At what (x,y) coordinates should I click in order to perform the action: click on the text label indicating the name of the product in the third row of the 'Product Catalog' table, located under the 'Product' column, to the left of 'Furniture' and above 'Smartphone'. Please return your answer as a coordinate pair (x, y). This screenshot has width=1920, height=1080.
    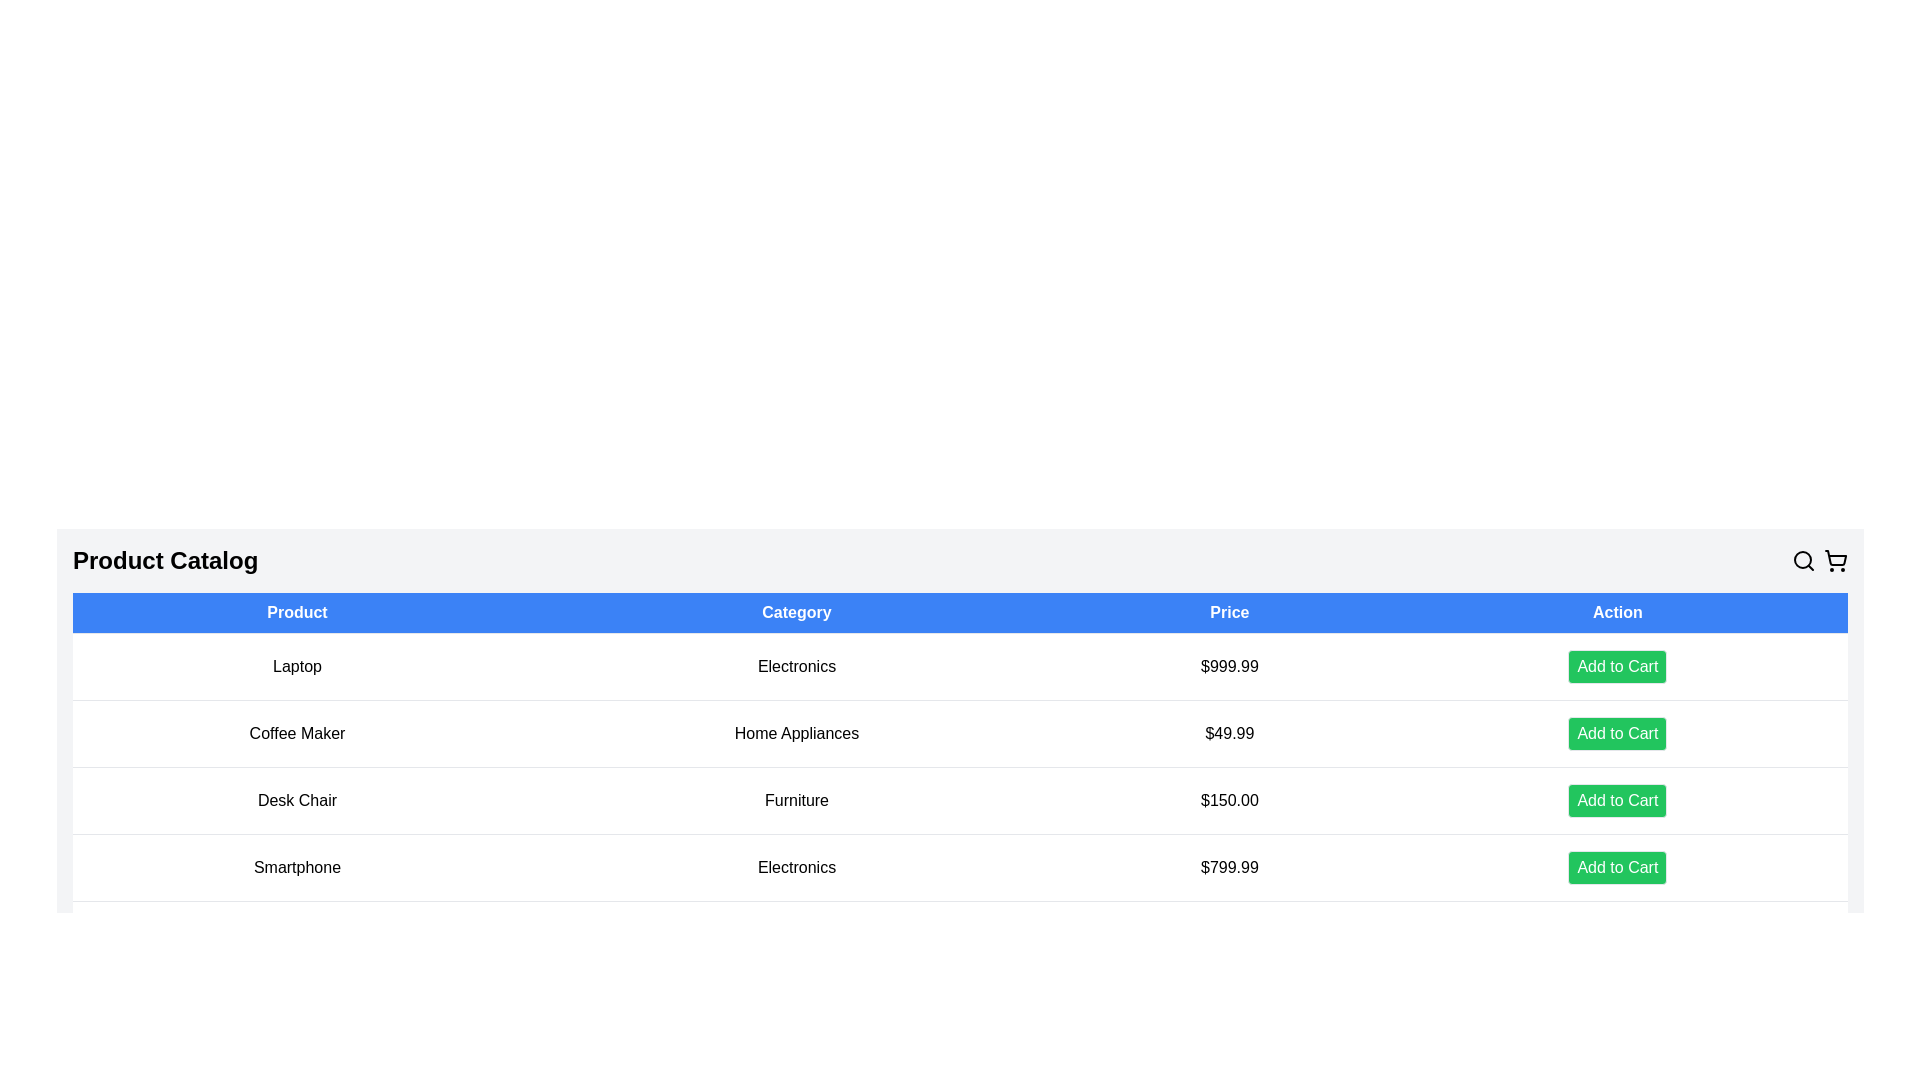
    Looking at the image, I should click on (296, 800).